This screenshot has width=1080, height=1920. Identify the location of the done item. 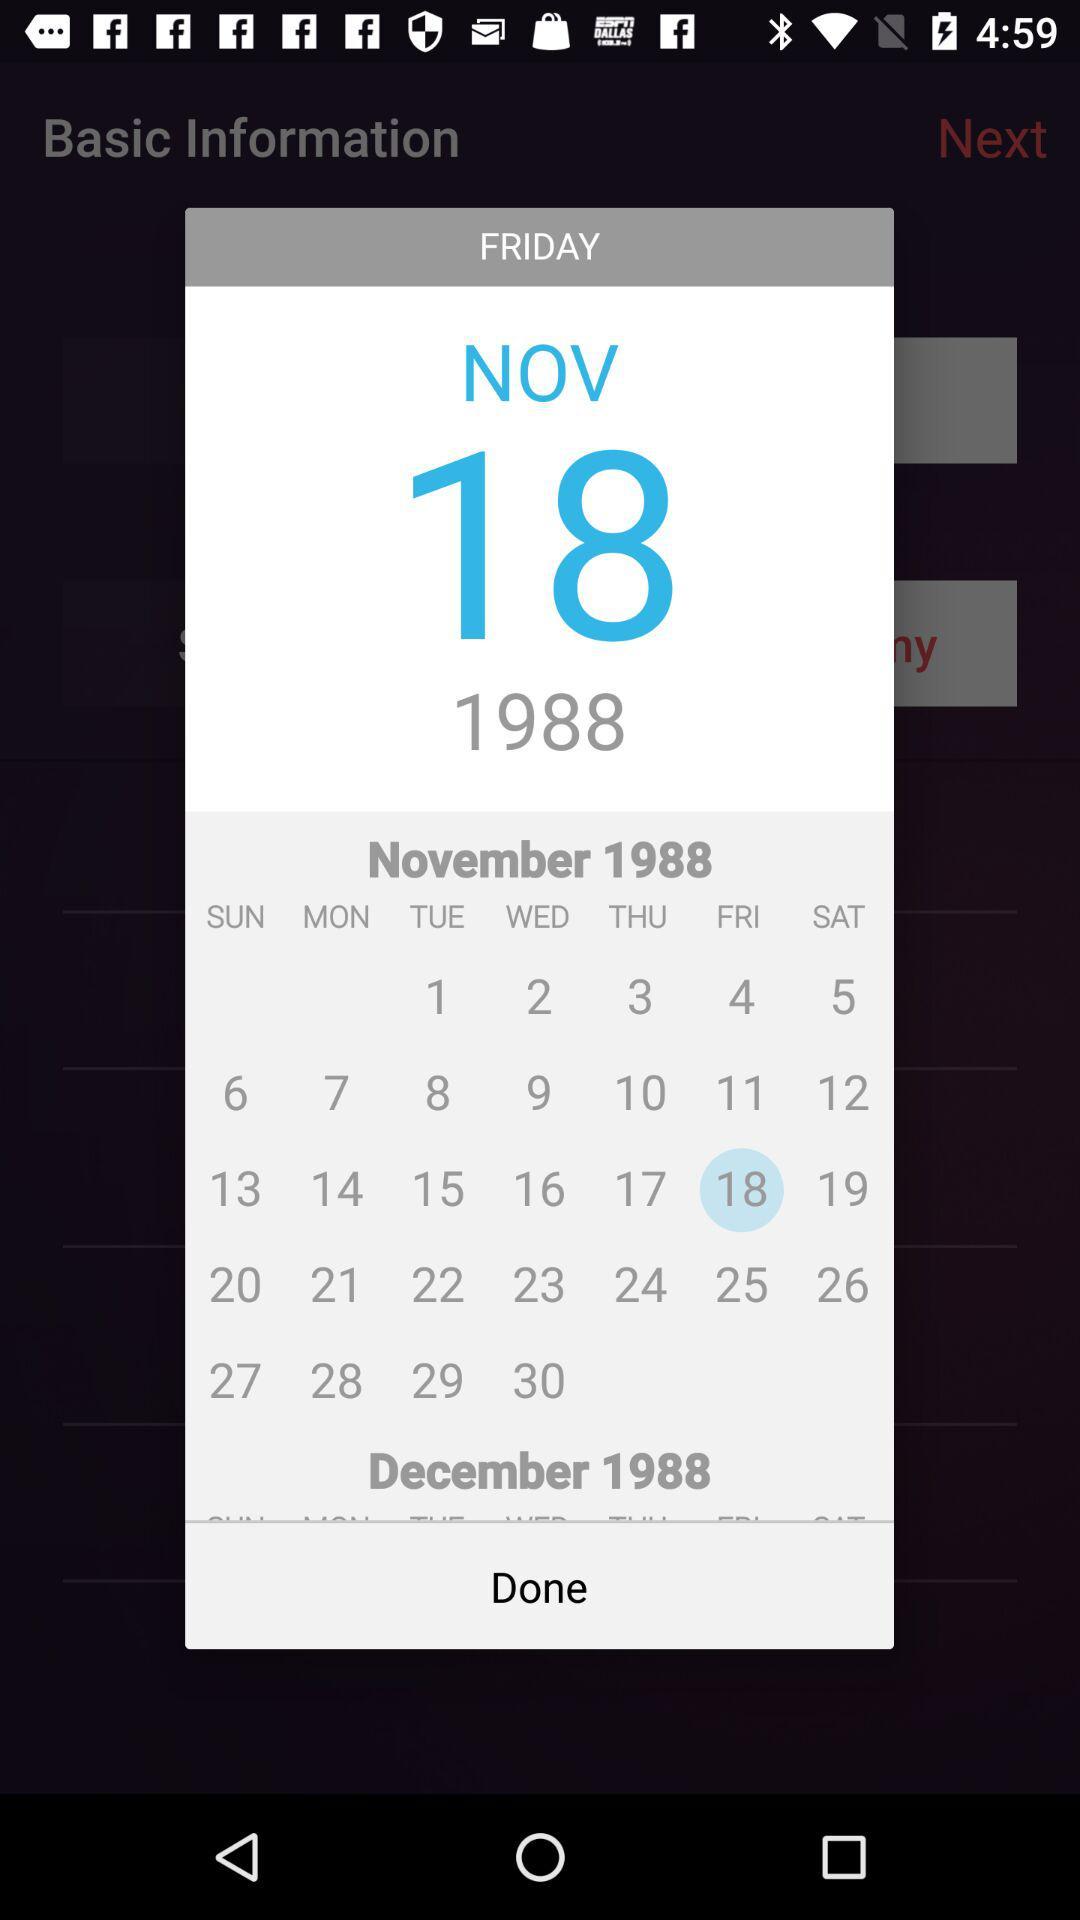
(538, 1585).